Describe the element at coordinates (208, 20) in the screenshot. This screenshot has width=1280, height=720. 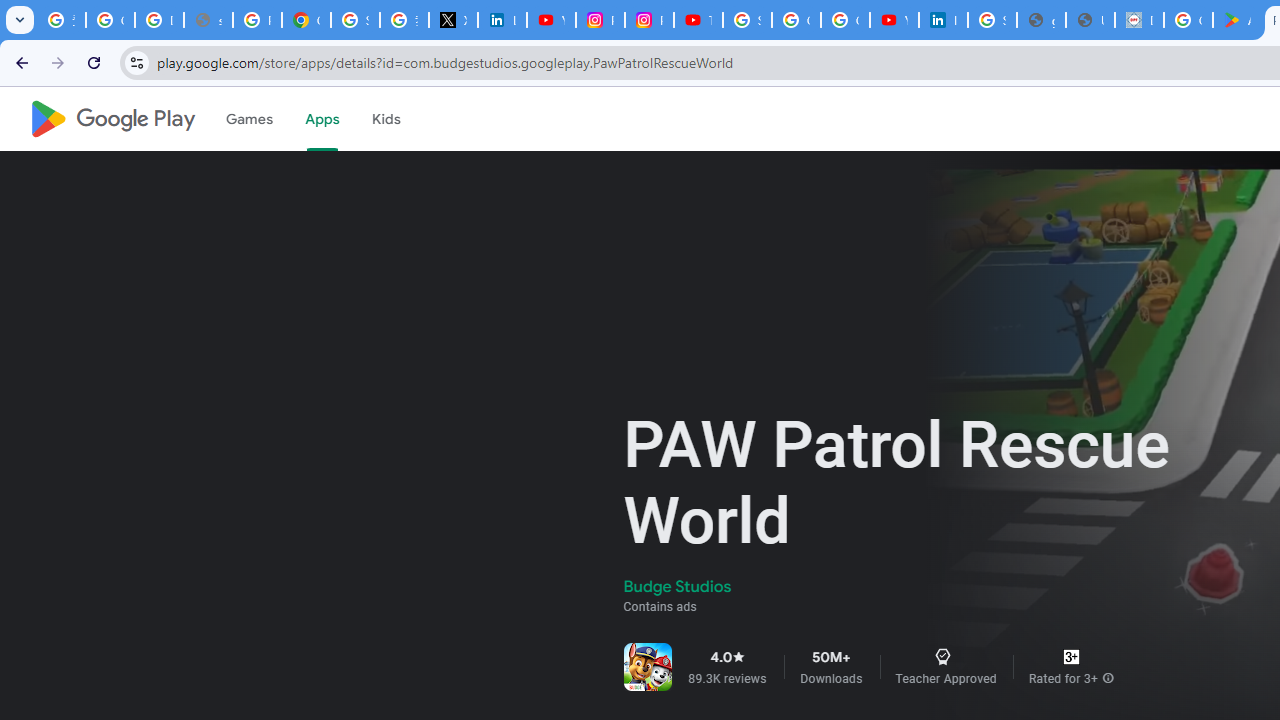
I see `'support.google.com - Network error'` at that location.